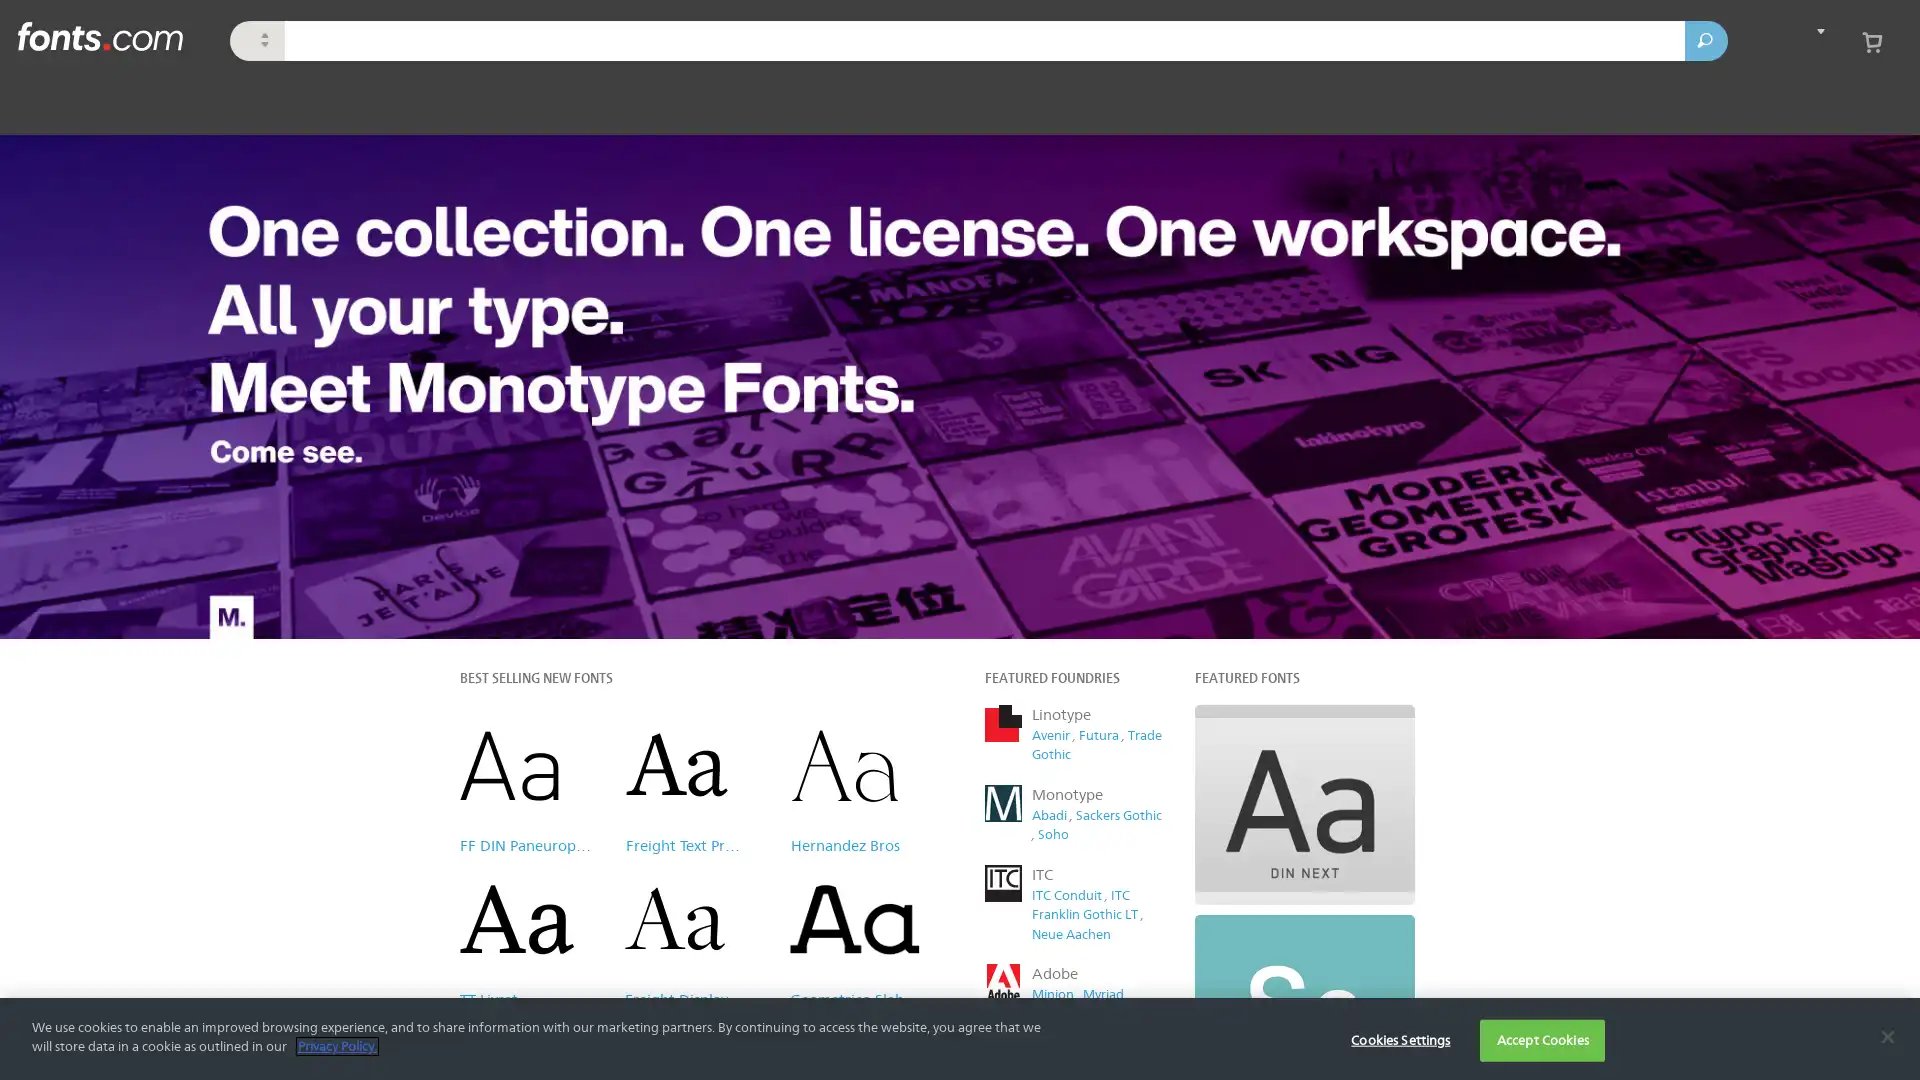 The image size is (1920, 1080). Describe the element at coordinates (1159, 515) in the screenshot. I see `Subscribe` at that location.